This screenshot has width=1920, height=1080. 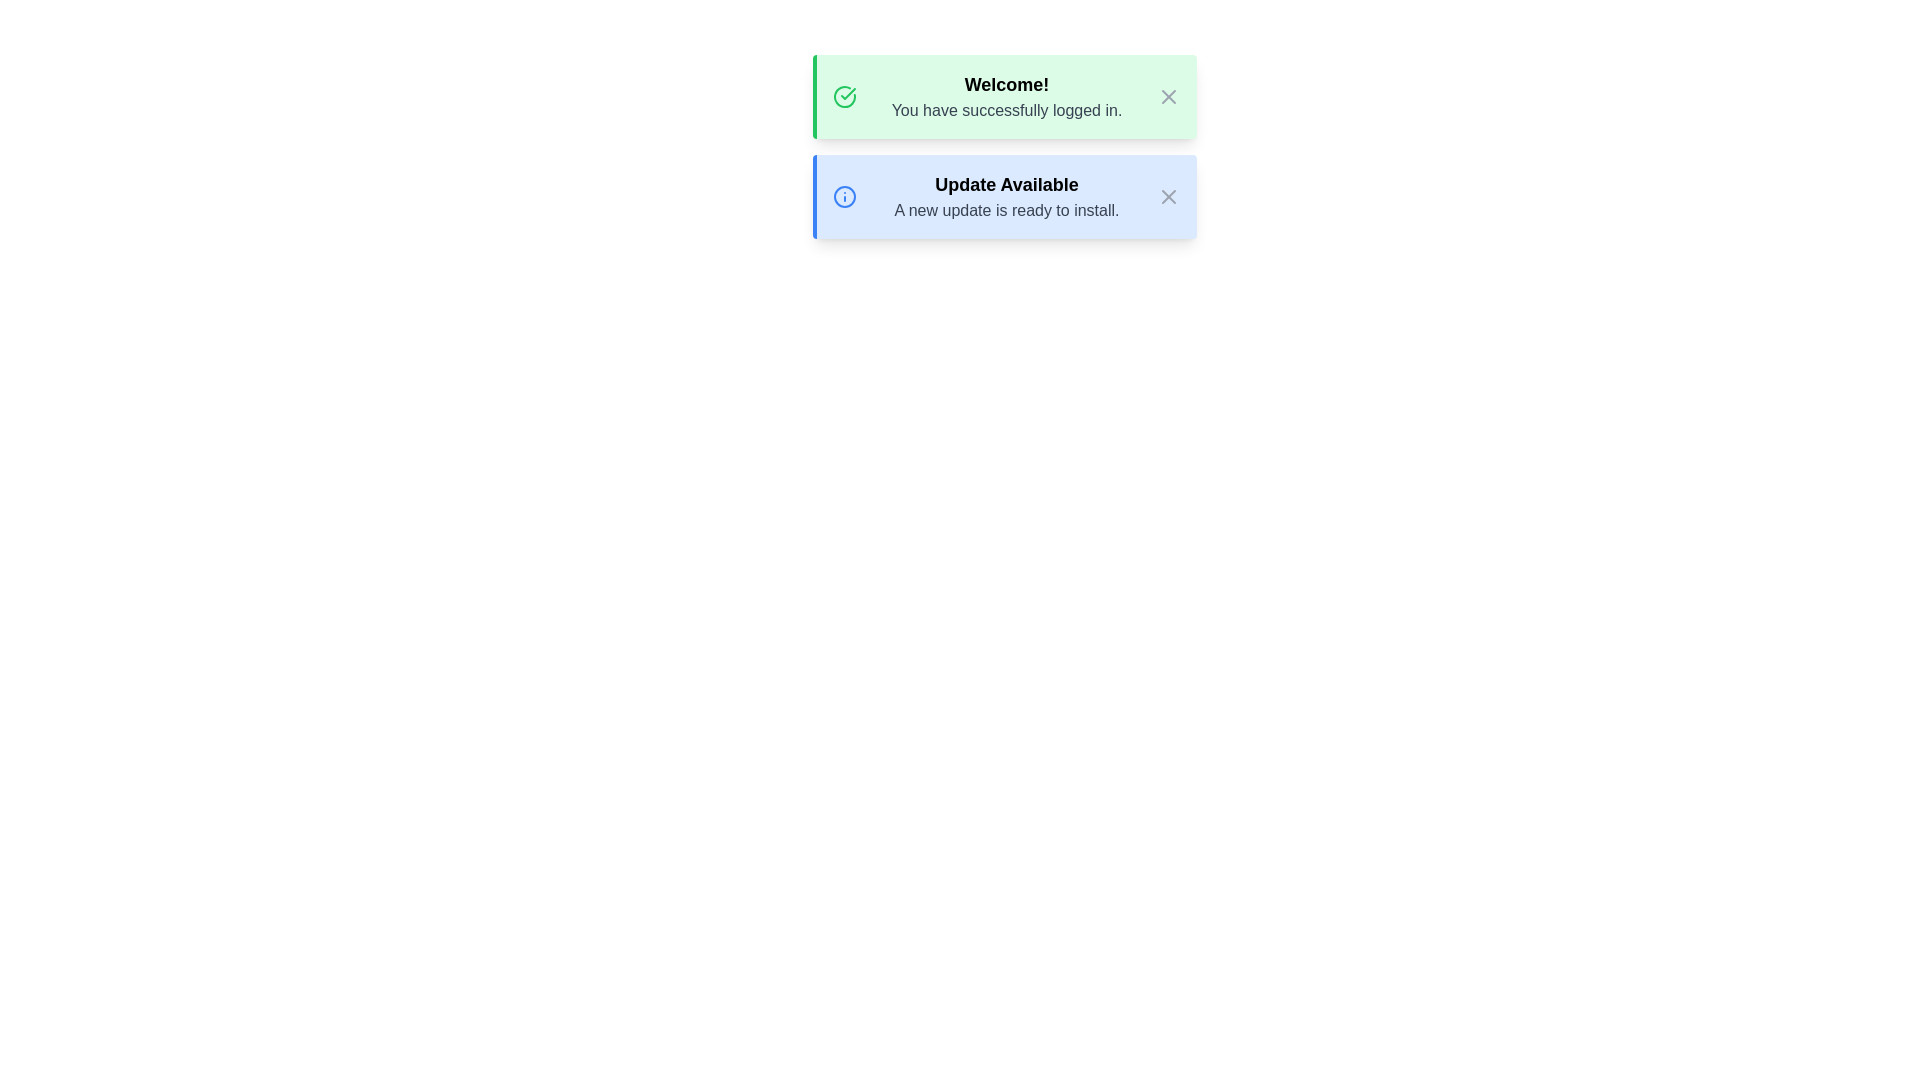 What do you see at coordinates (1007, 111) in the screenshot?
I see `the confirmation message text label that informs the user of a successful login action, located directly below the 'Welcome!' text` at bounding box center [1007, 111].